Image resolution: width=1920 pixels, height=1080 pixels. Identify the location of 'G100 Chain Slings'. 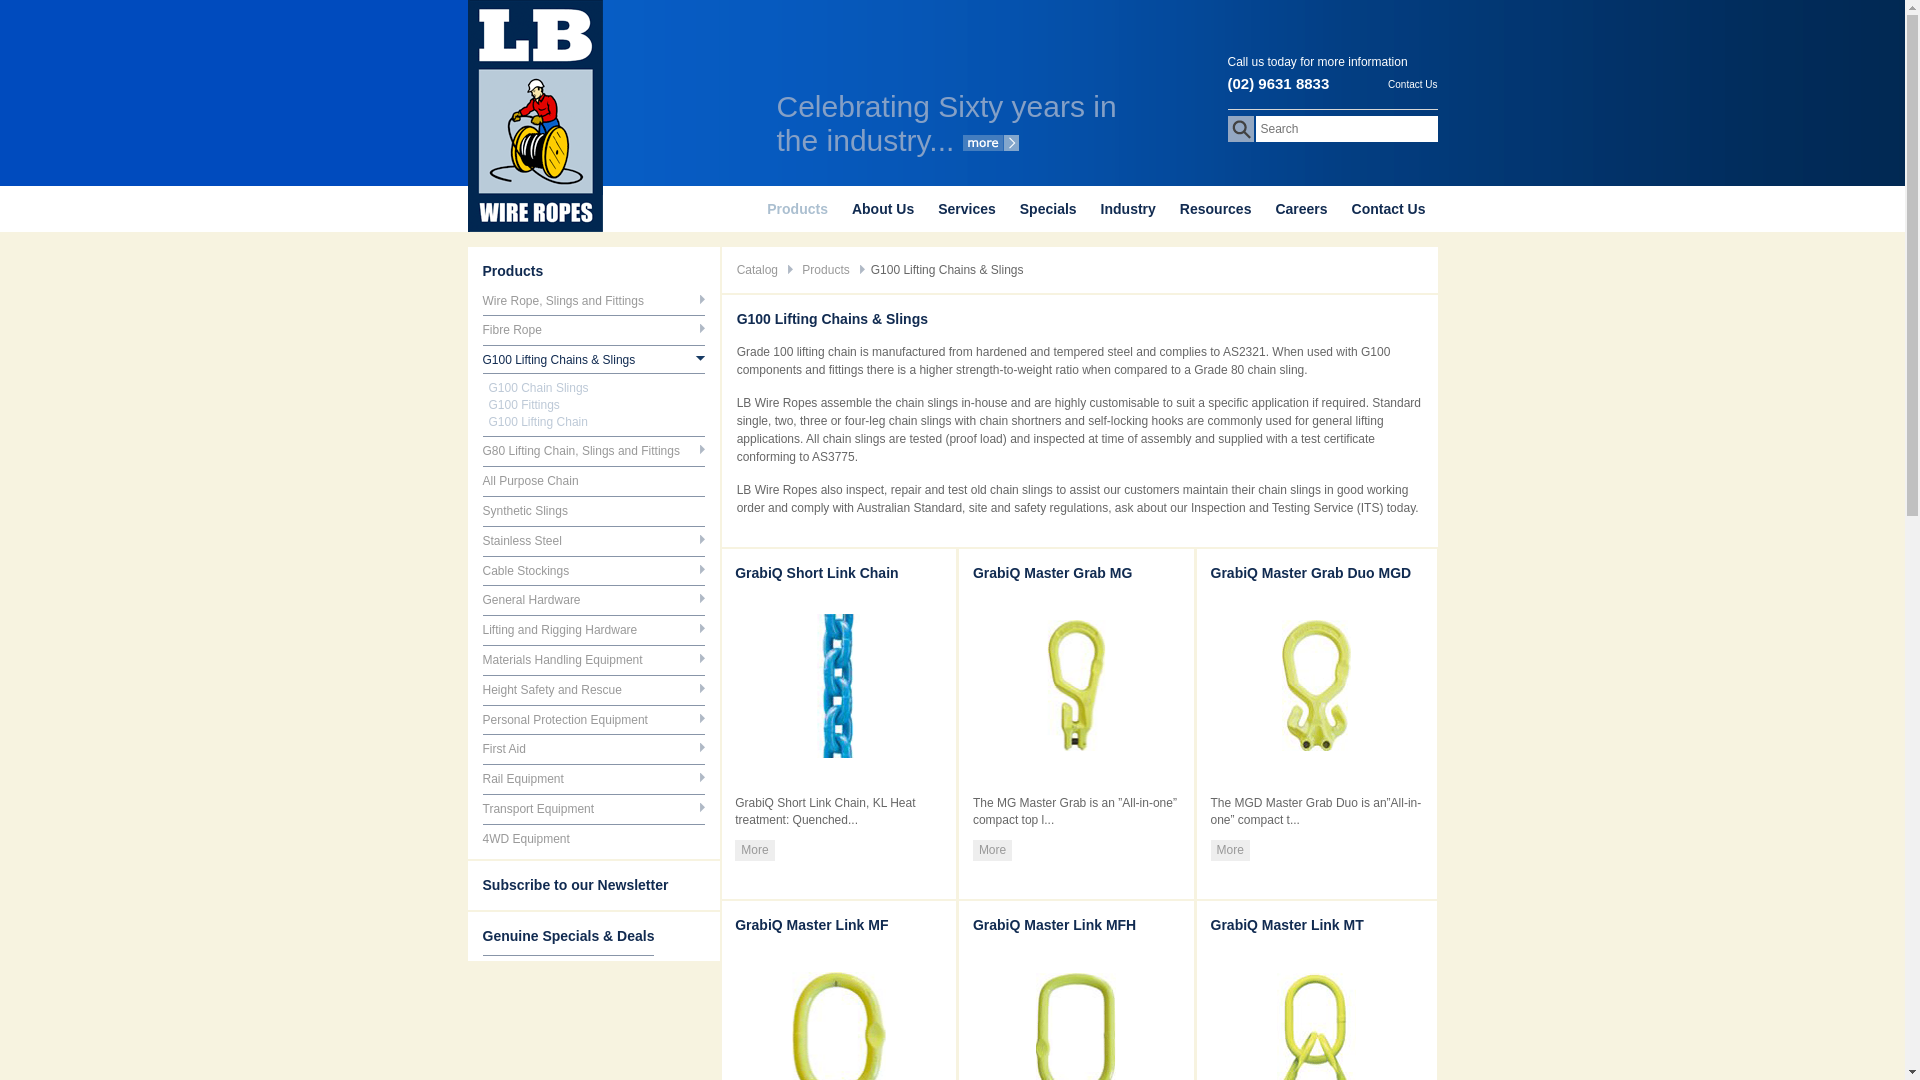
(488, 388).